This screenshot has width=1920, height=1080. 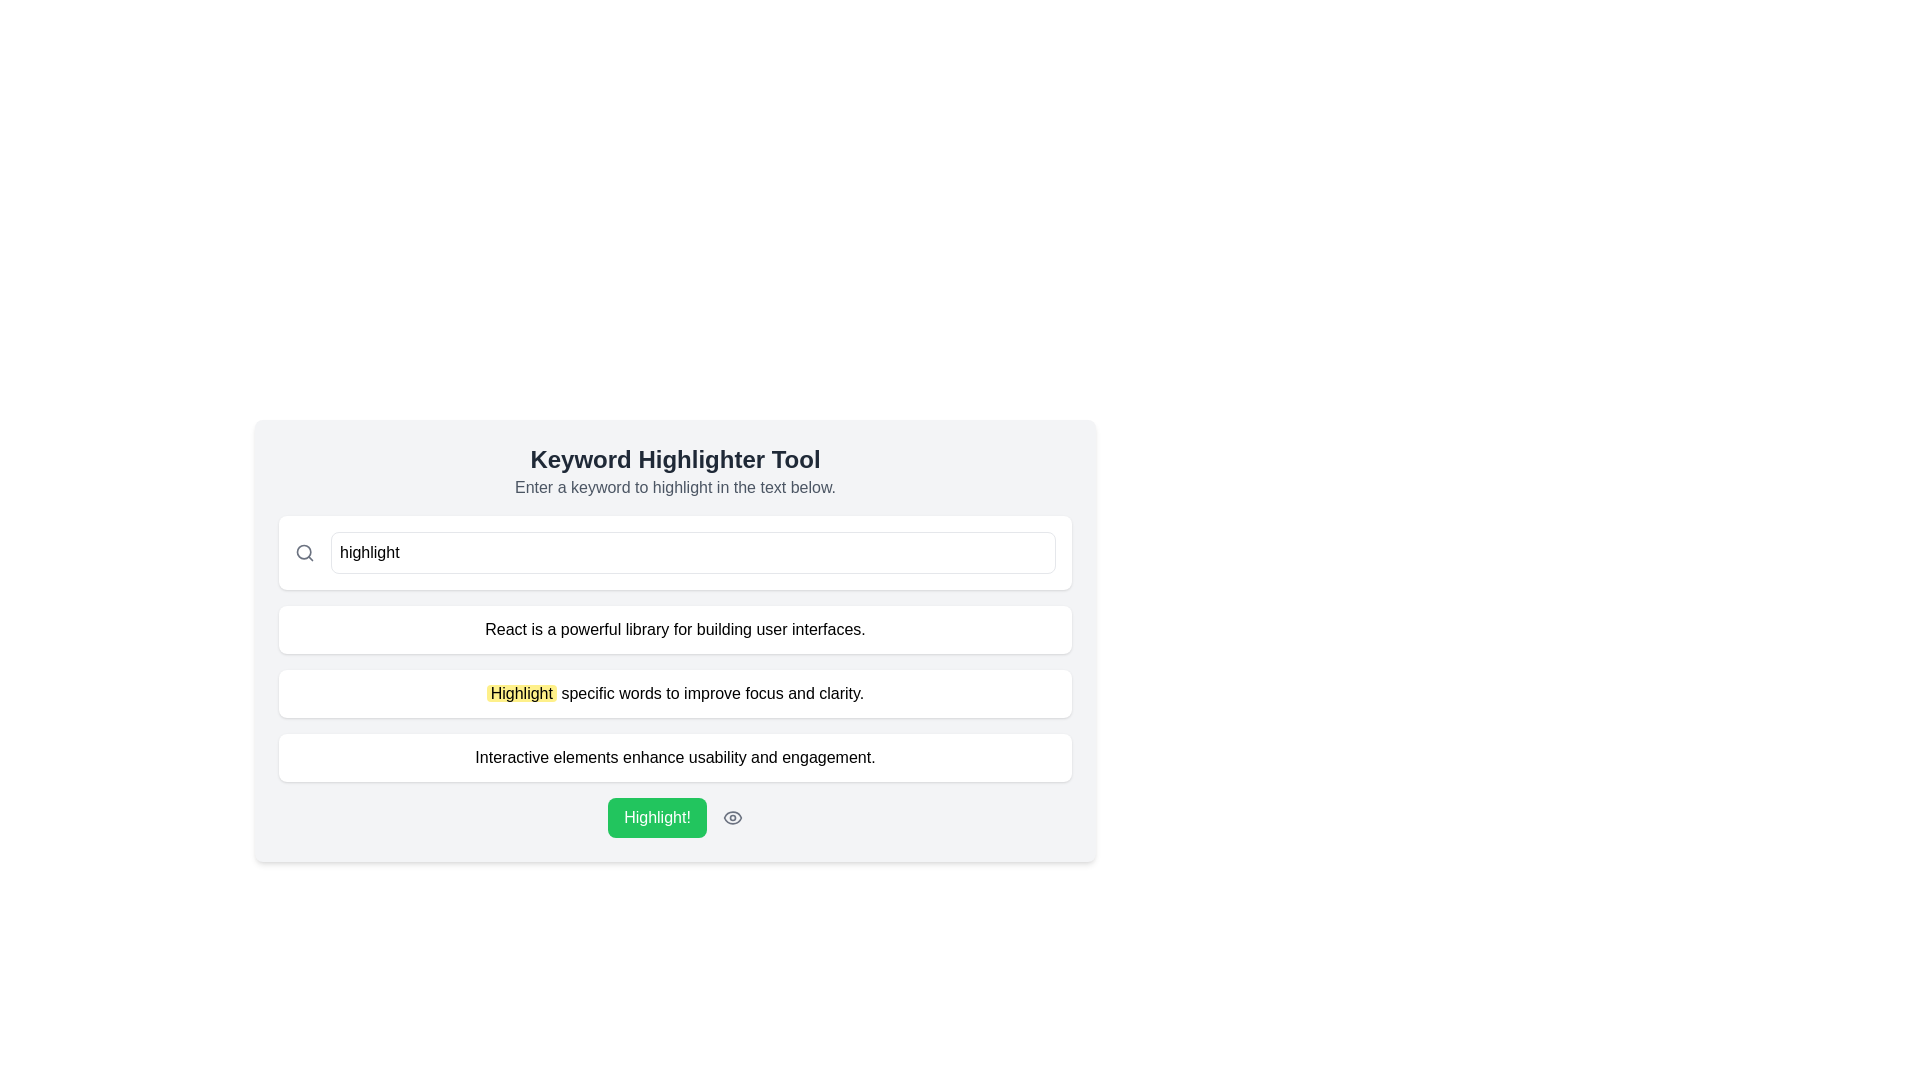 I want to click on the green button labeled 'Highlight!' to observe style changes, such as a darker background color, so click(x=657, y=817).